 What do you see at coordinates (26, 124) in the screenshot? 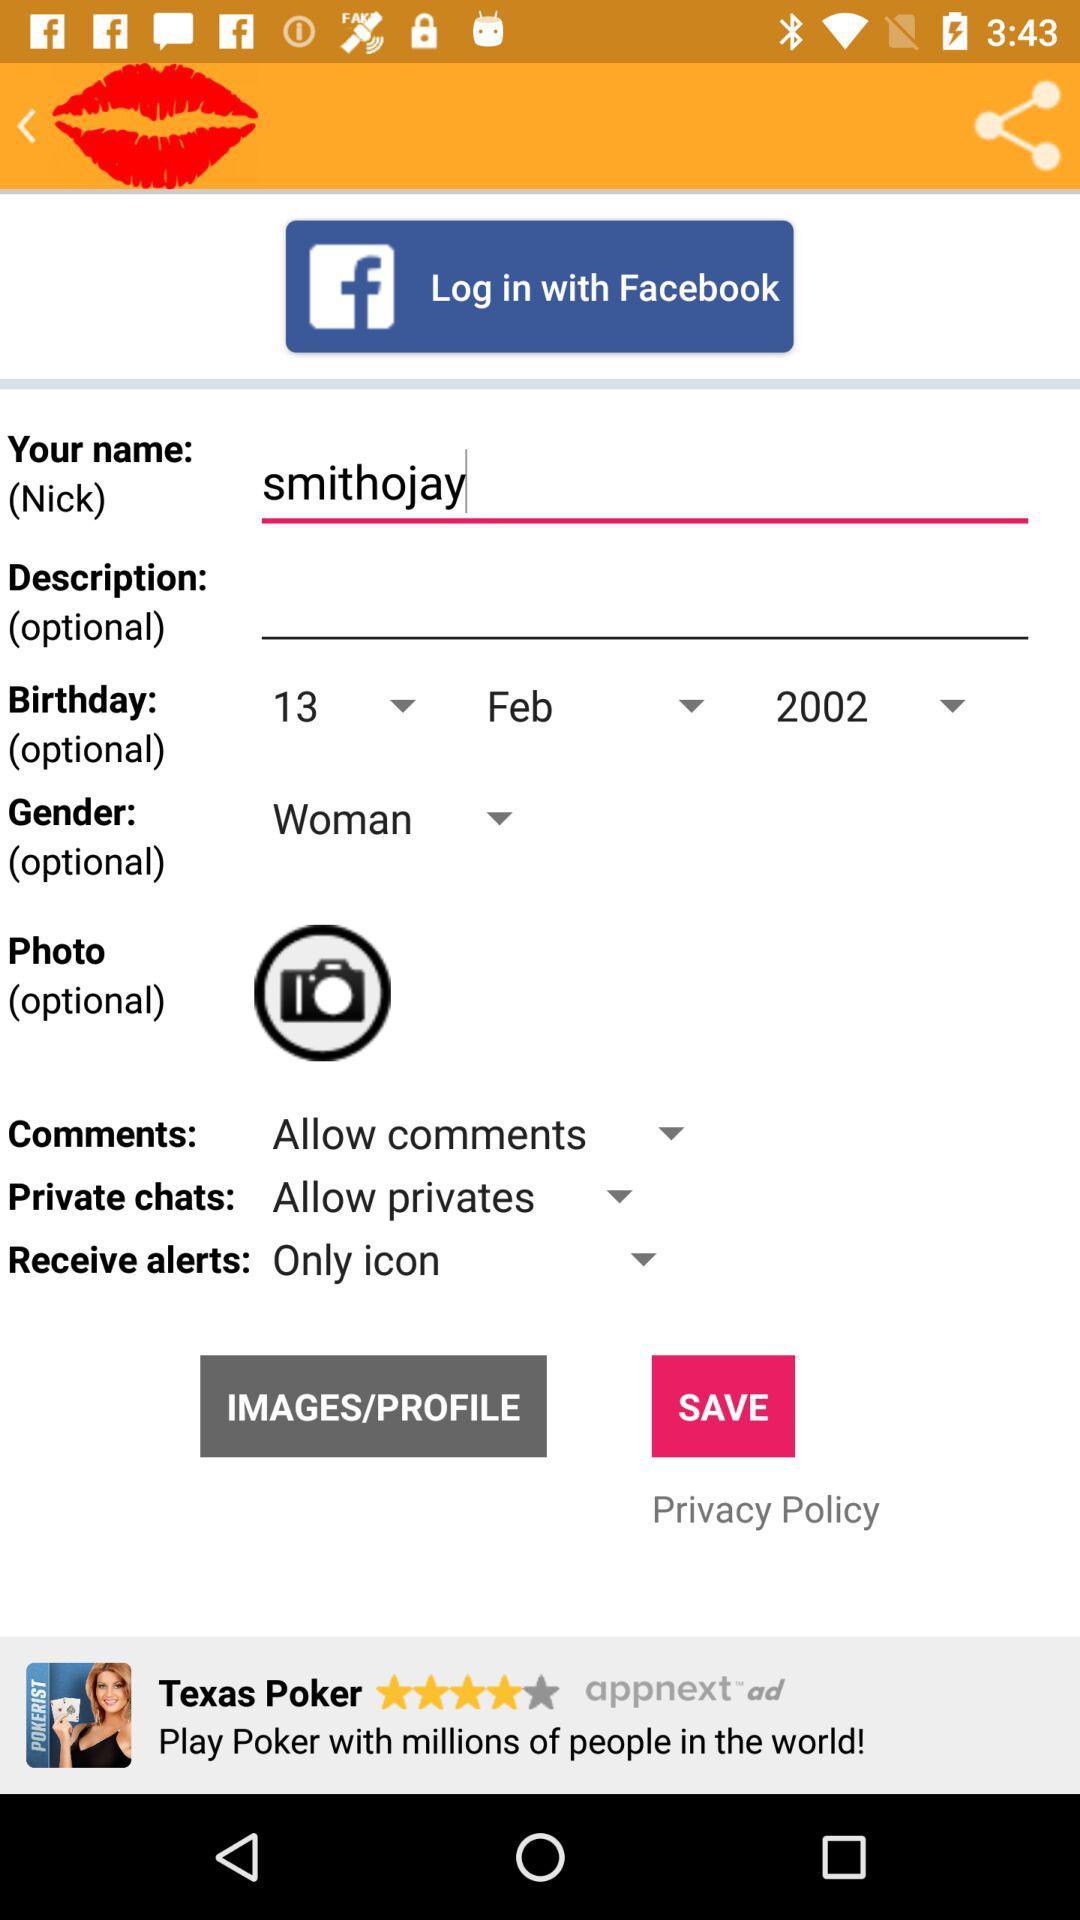
I see `back` at bounding box center [26, 124].